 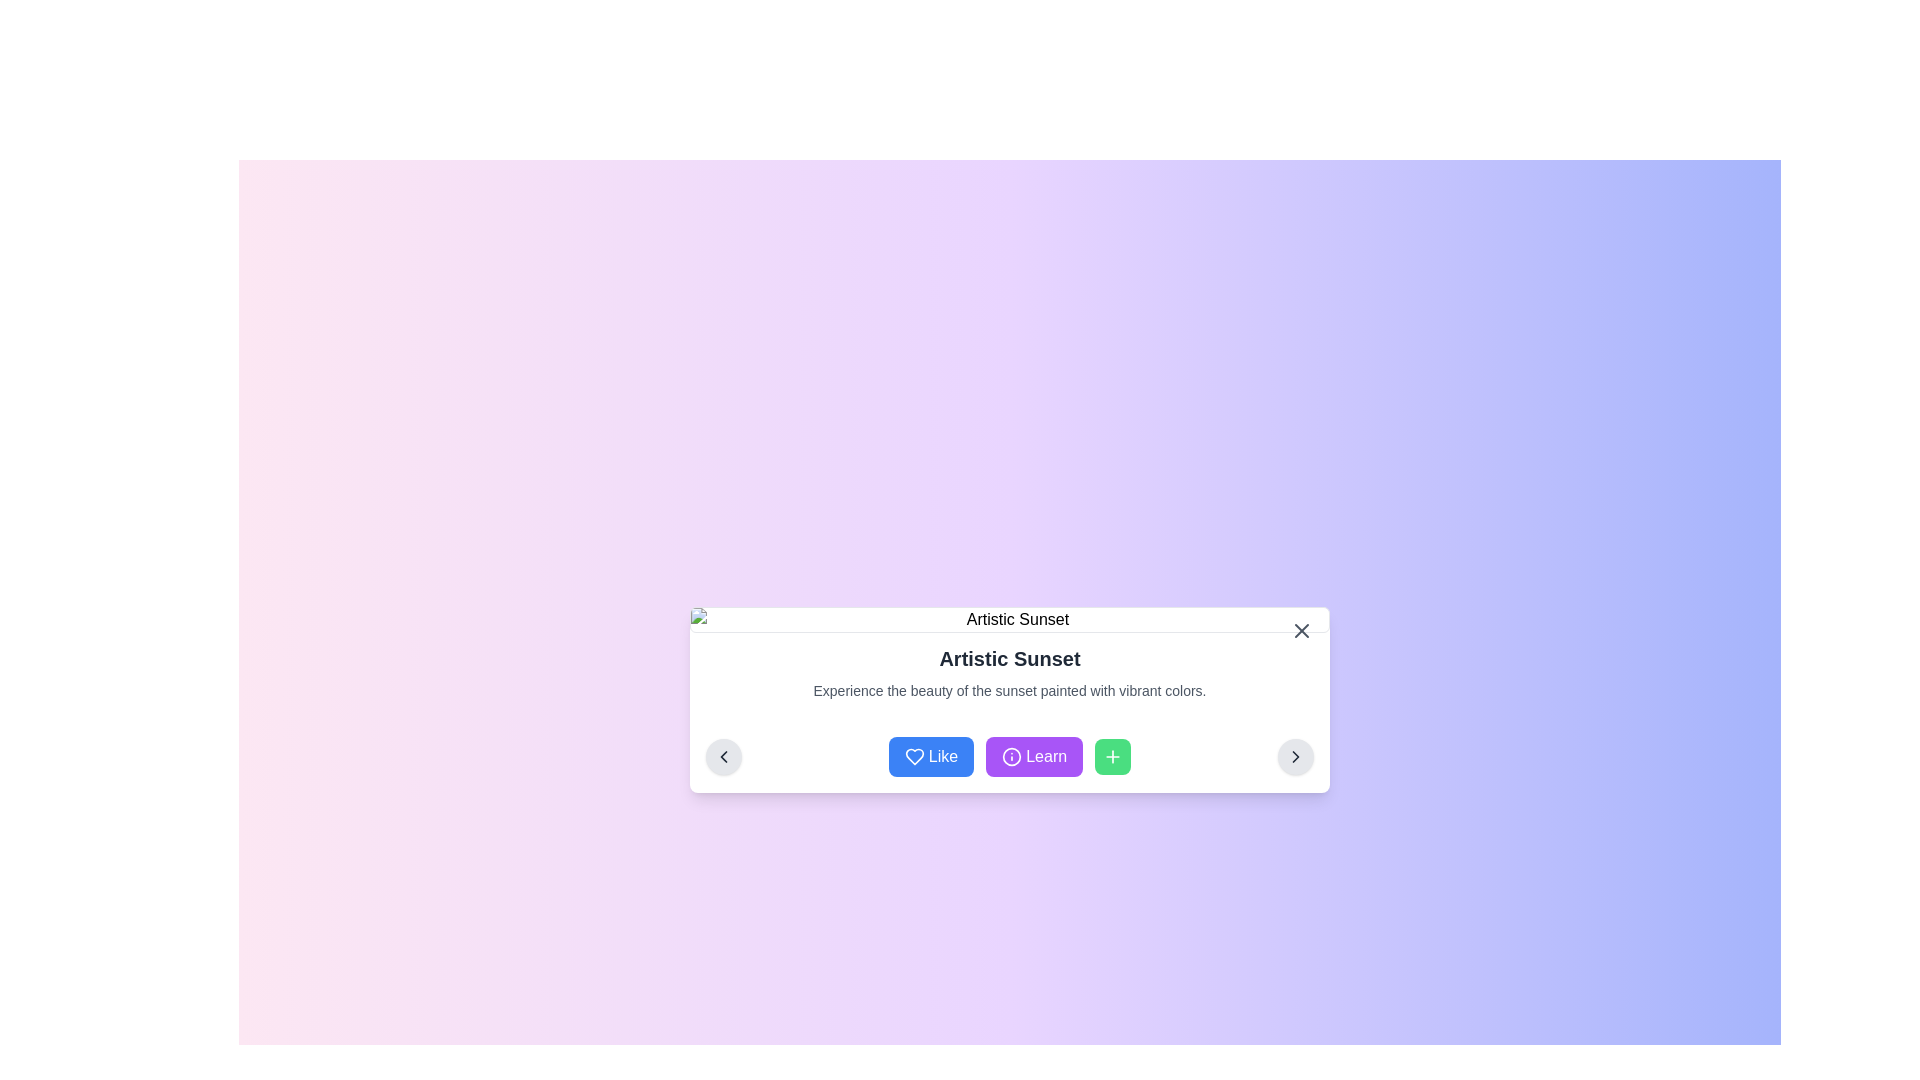 What do you see at coordinates (723, 756) in the screenshot?
I see `the navigational control icon embedded within the circular button located at the bottom-left corner of the 'Artistic Sunset' panel` at bounding box center [723, 756].